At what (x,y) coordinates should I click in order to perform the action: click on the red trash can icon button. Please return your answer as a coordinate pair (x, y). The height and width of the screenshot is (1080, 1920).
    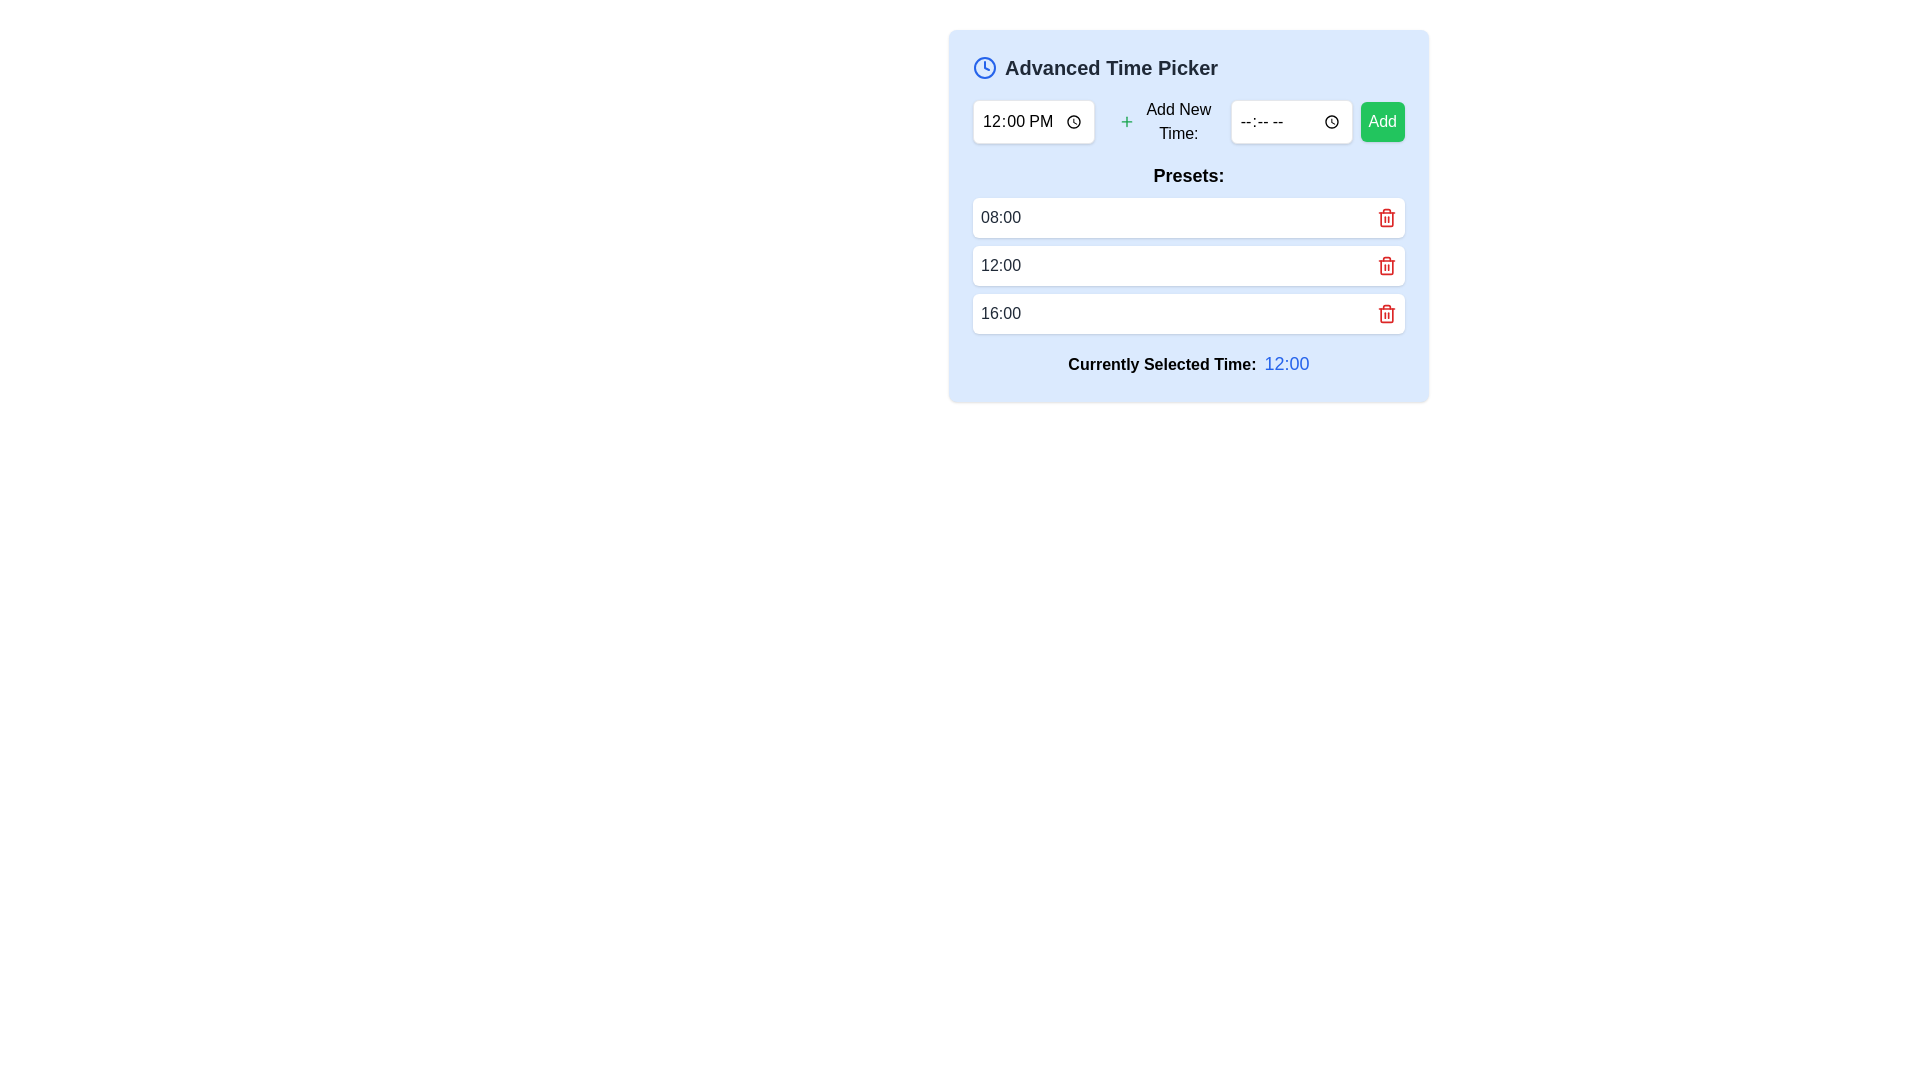
    Looking at the image, I should click on (1386, 265).